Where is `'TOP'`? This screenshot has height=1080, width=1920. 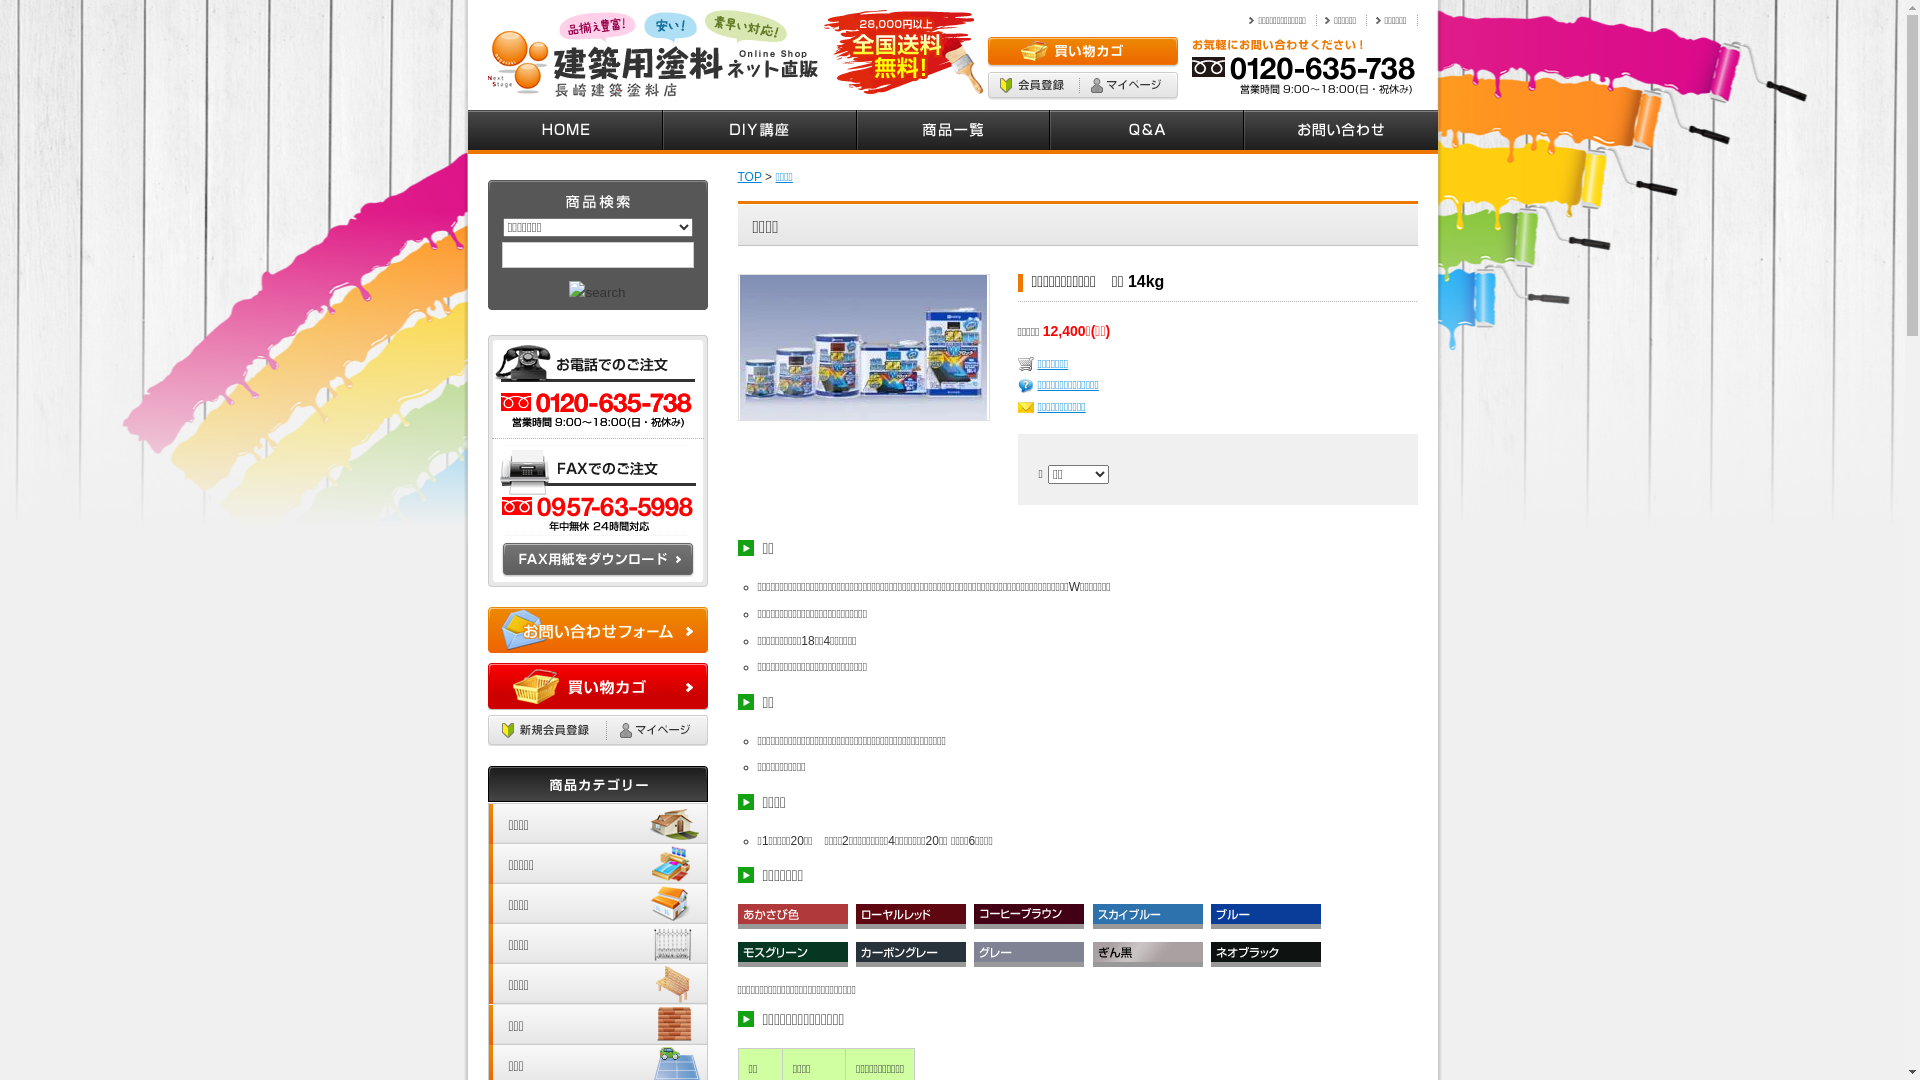 'TOP' is located at coordinates (737, 176).